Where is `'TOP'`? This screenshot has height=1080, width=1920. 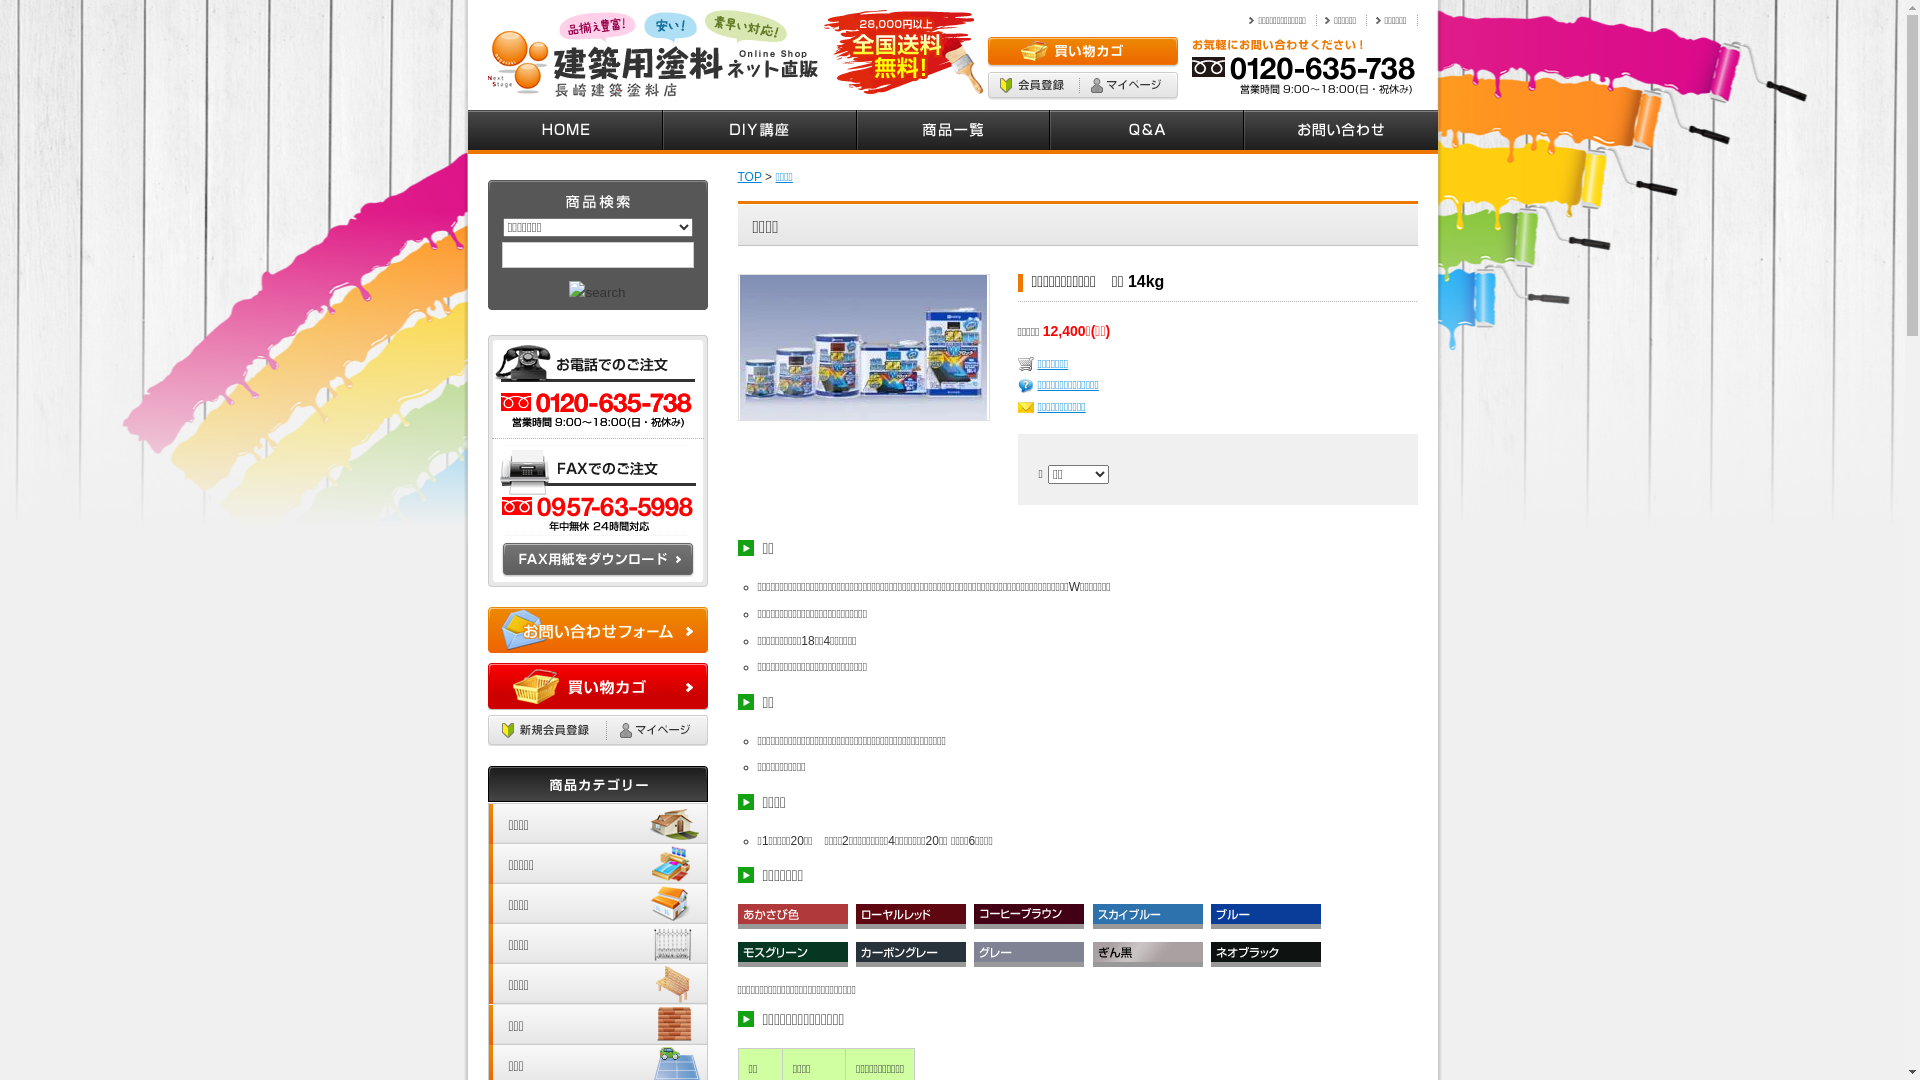 'TOP' is located at coordinates (737, 176).